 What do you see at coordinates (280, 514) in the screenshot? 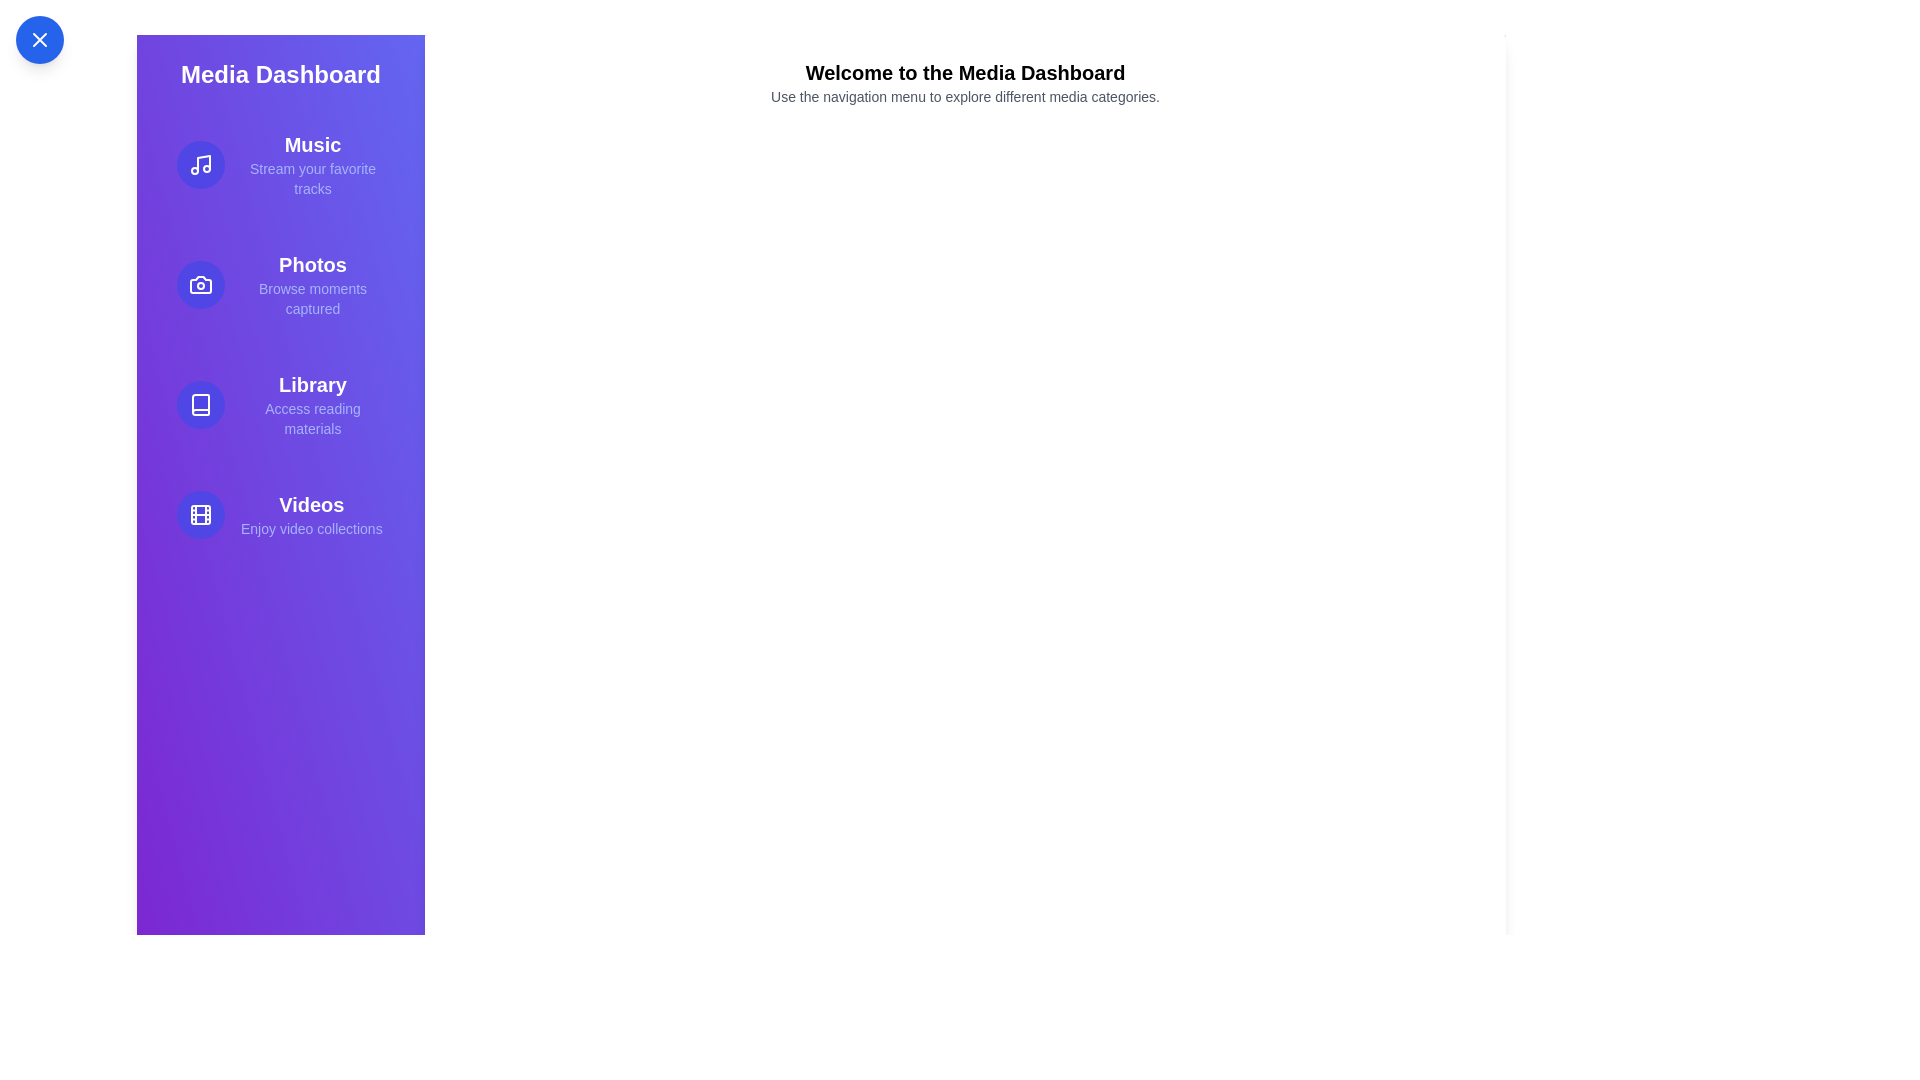
I see `the Videos category from the Media Dashboard` at bounding box center [280, 514].